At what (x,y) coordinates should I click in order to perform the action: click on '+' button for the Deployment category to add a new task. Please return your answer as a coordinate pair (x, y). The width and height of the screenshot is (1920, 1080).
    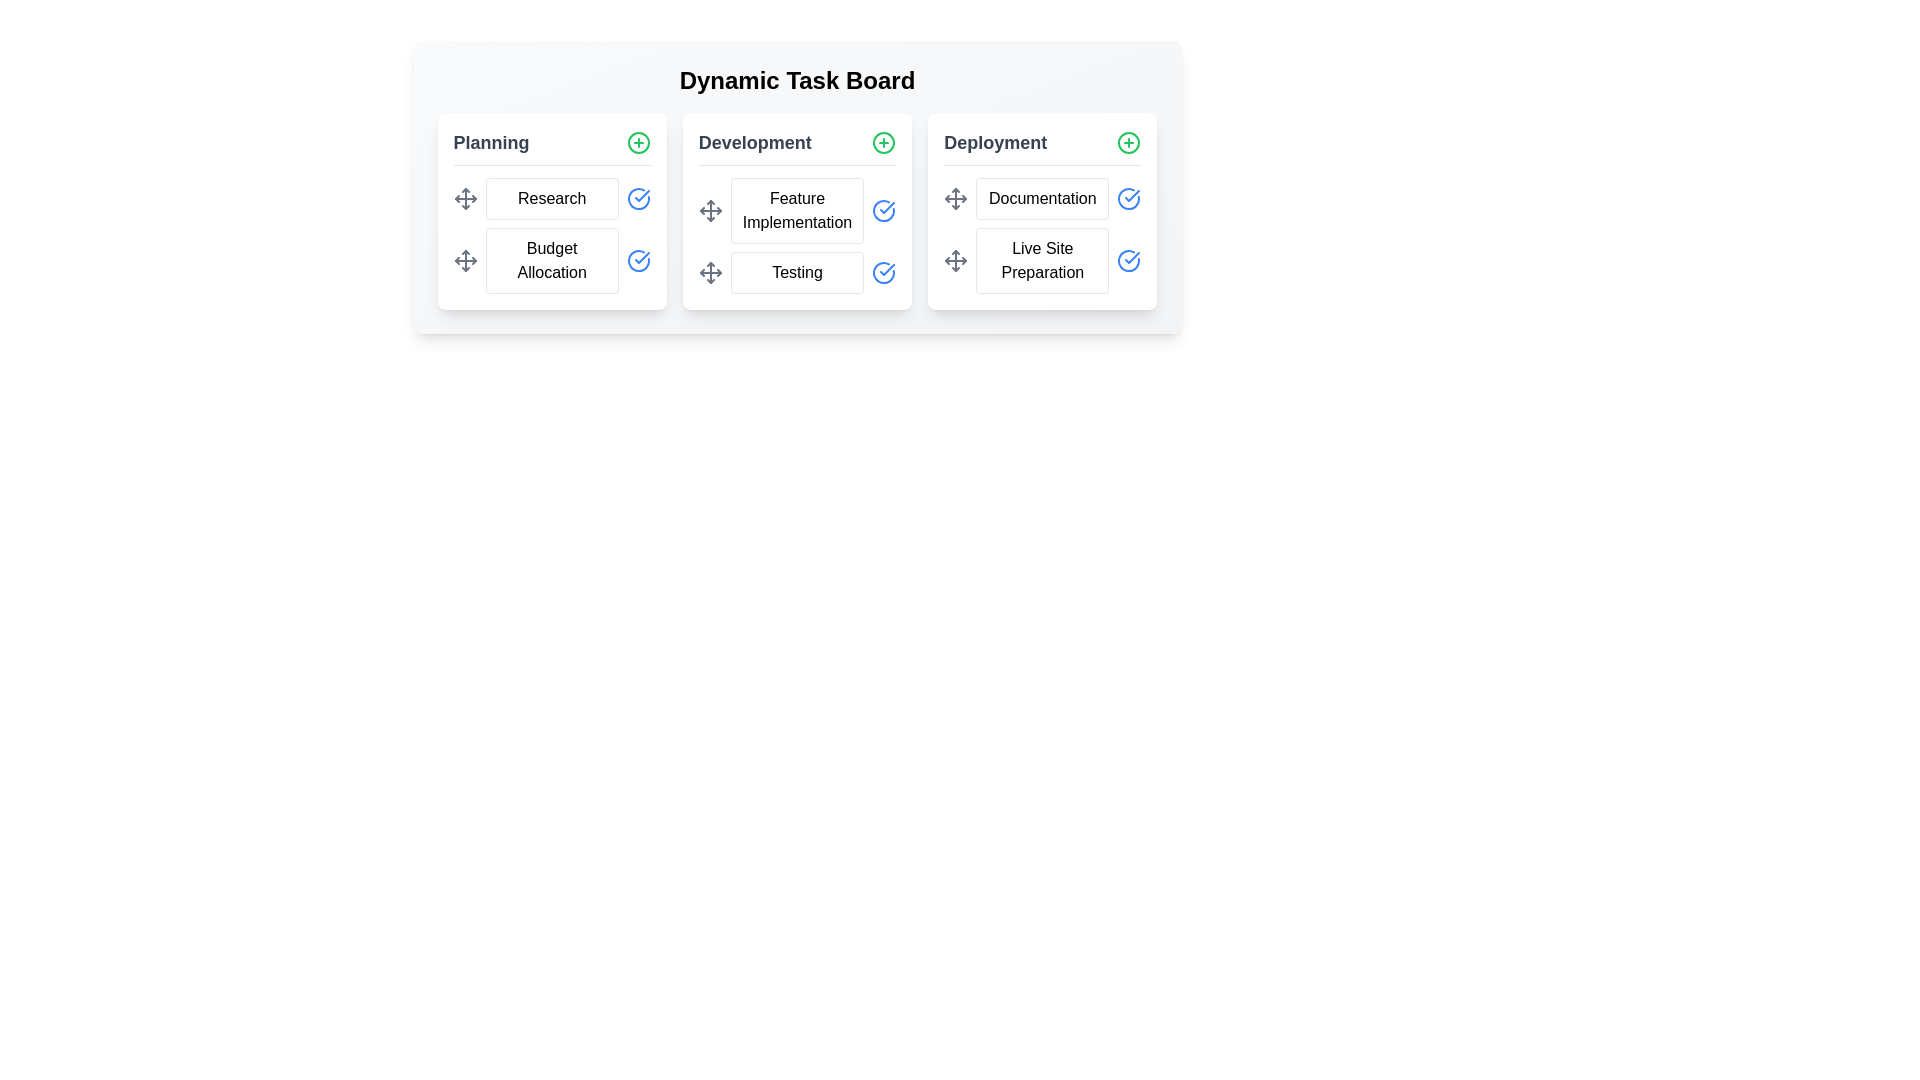
    Looking at the image, I should click on (1129, 141).